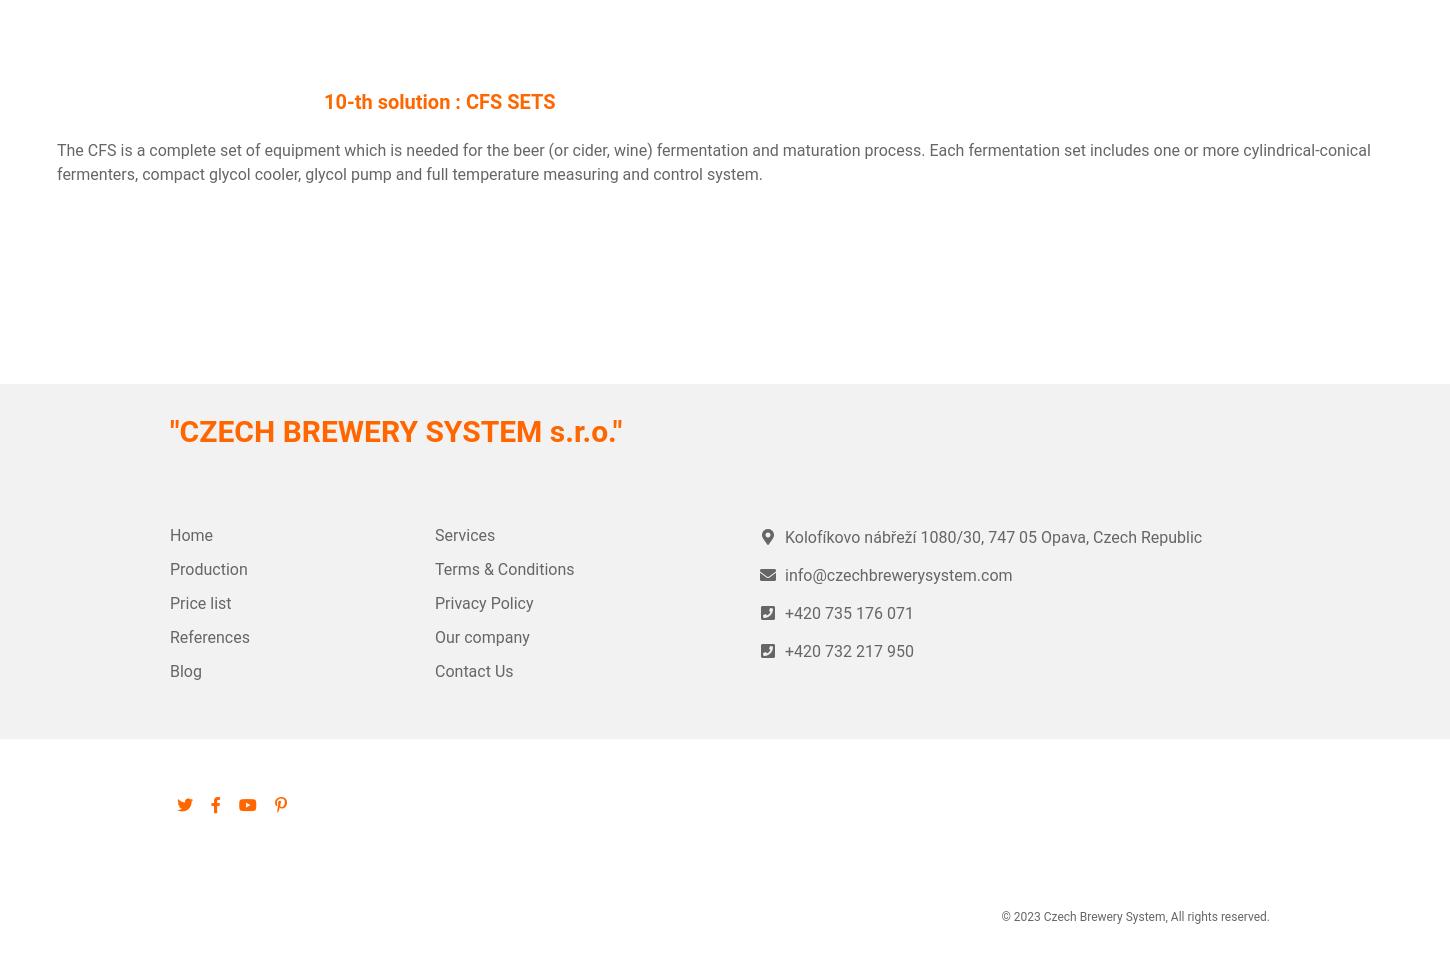 This screenshot has width=1450, height=958. I want to click on 'References', so click(208, 637).